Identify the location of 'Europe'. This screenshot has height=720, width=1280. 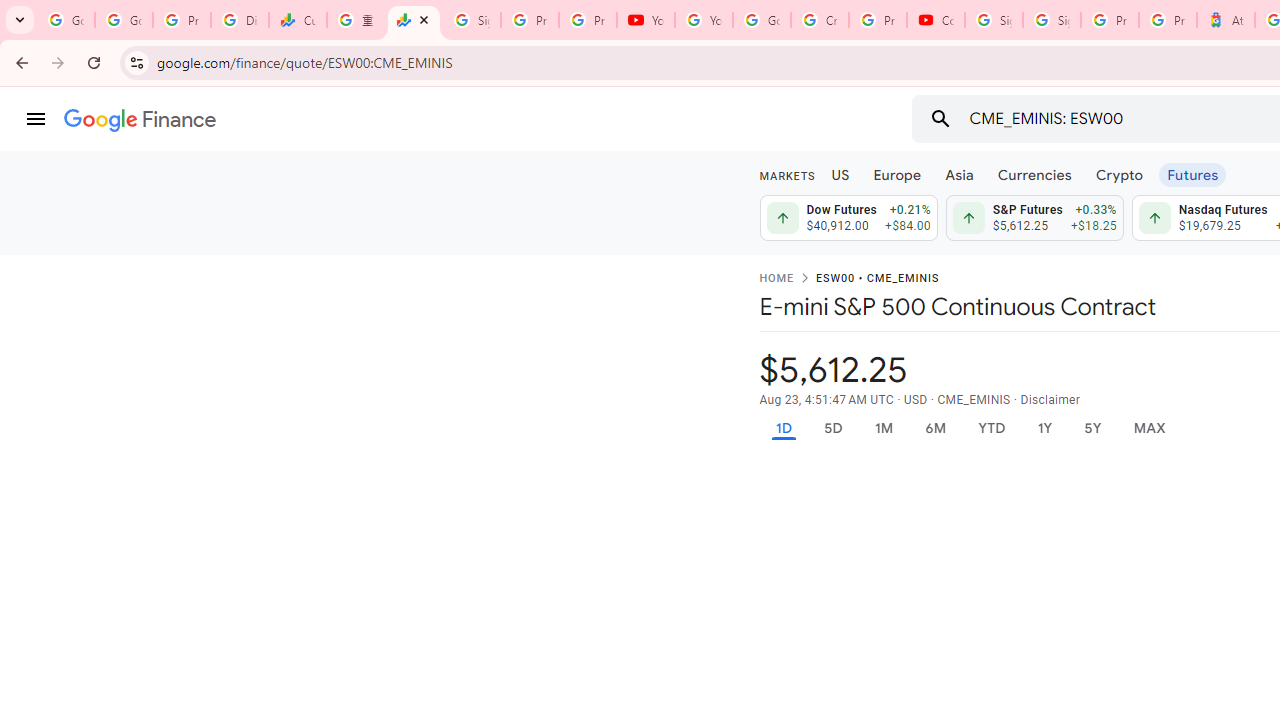
(896, 173).